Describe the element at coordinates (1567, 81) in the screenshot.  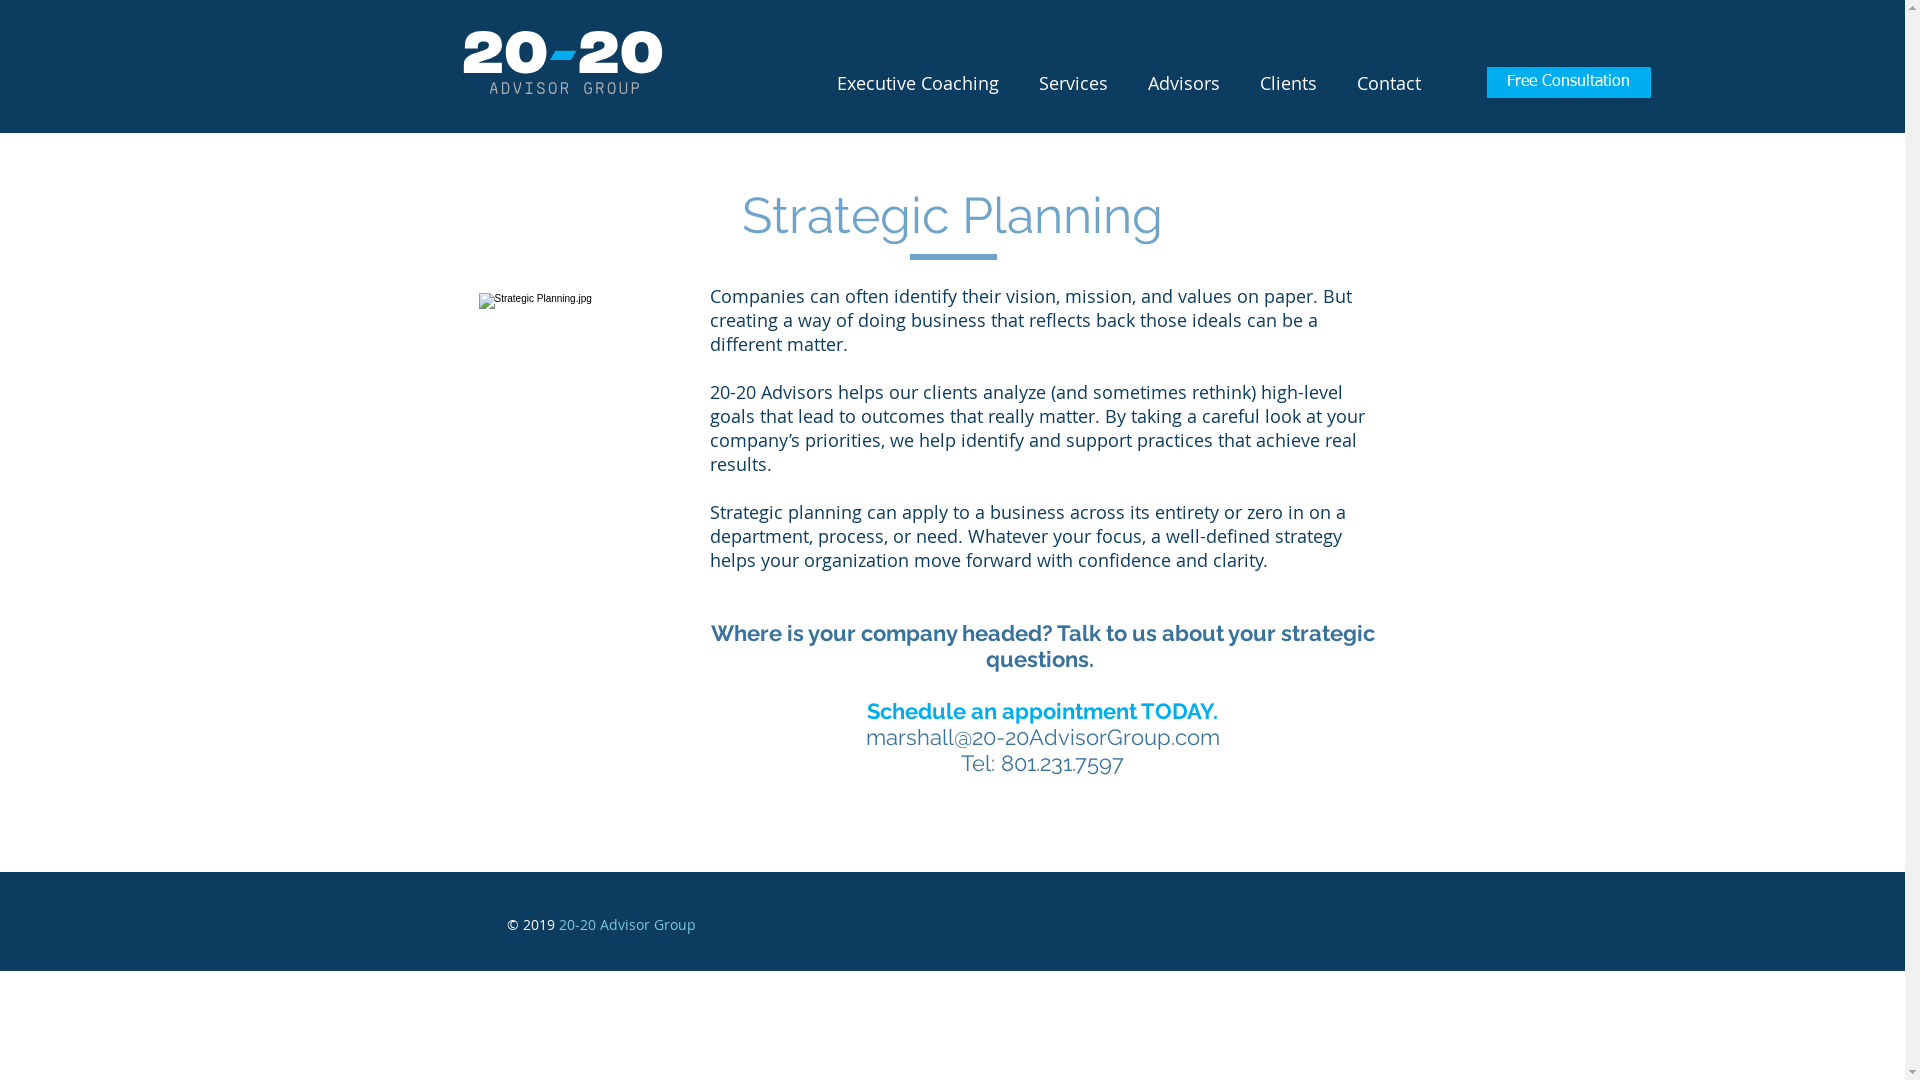
I see `'Free Consultation'` at that location.